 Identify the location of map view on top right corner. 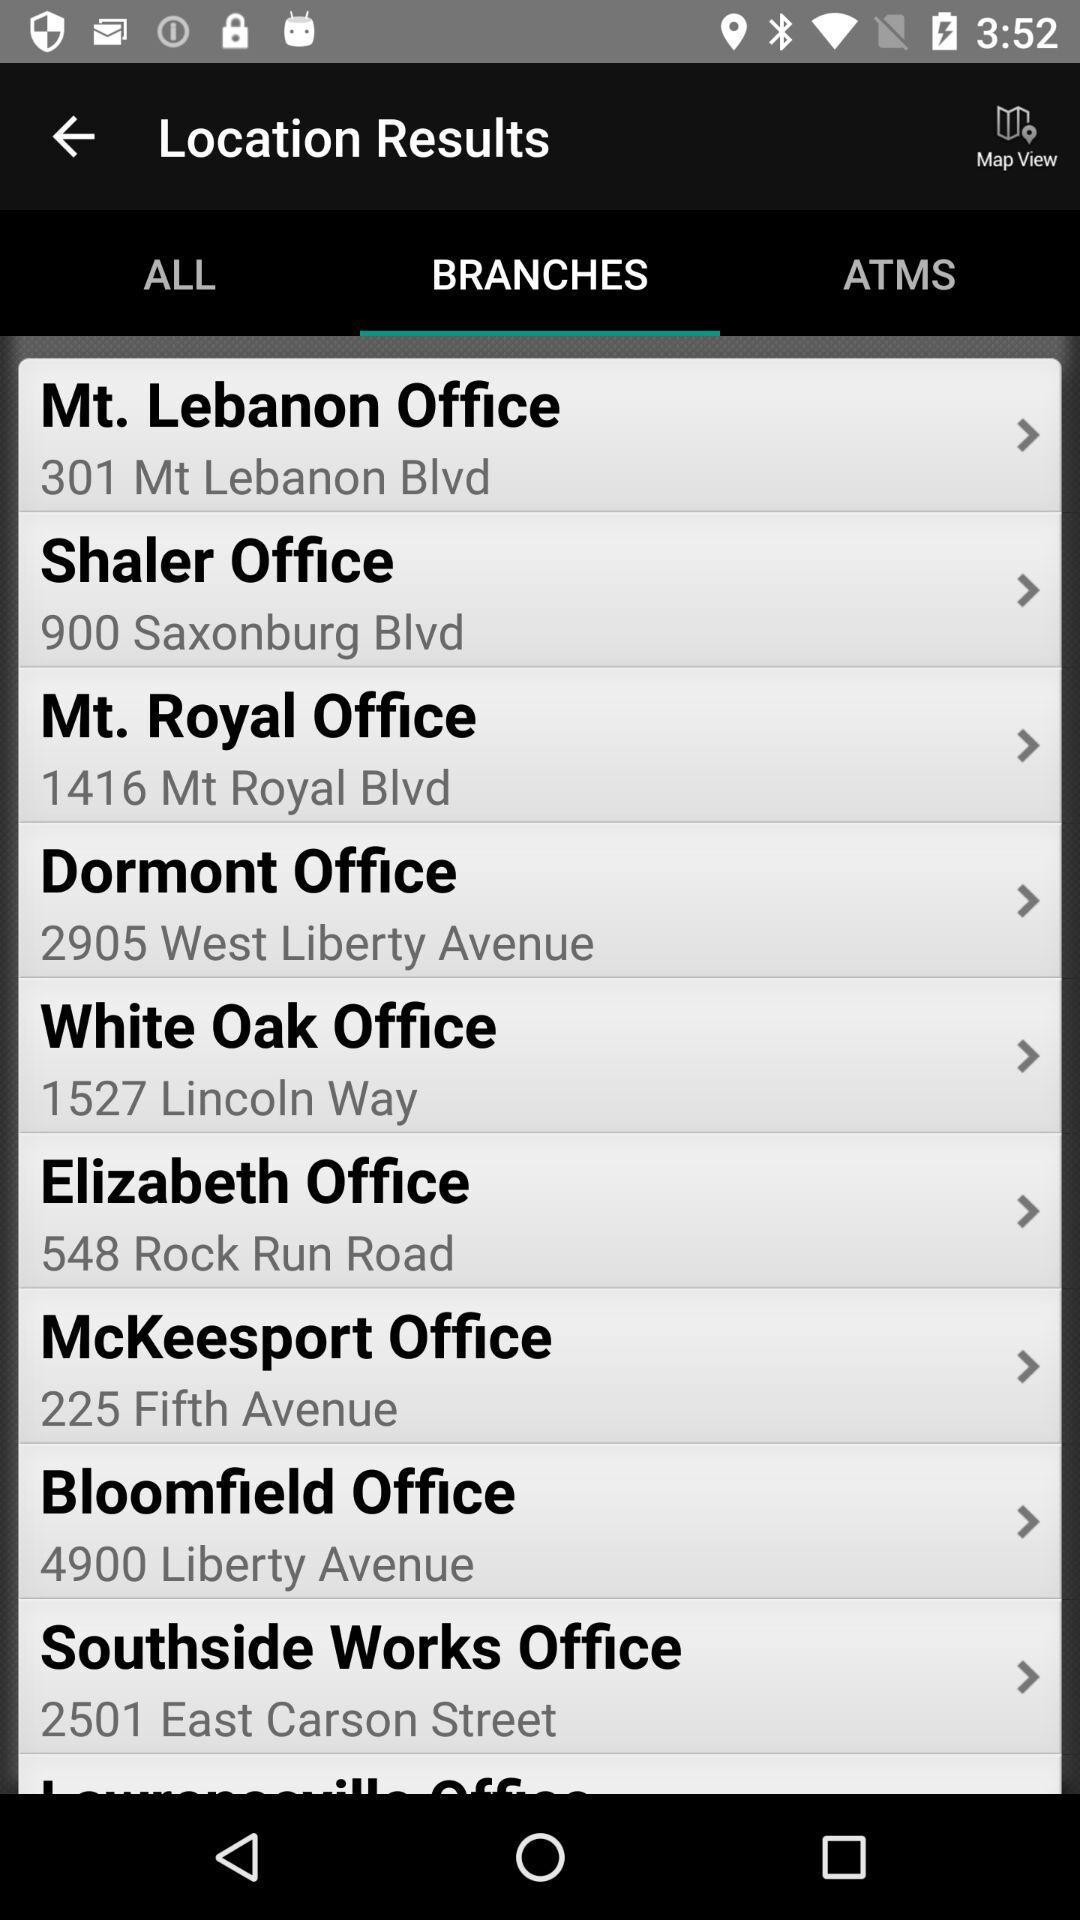
(1017, 136).